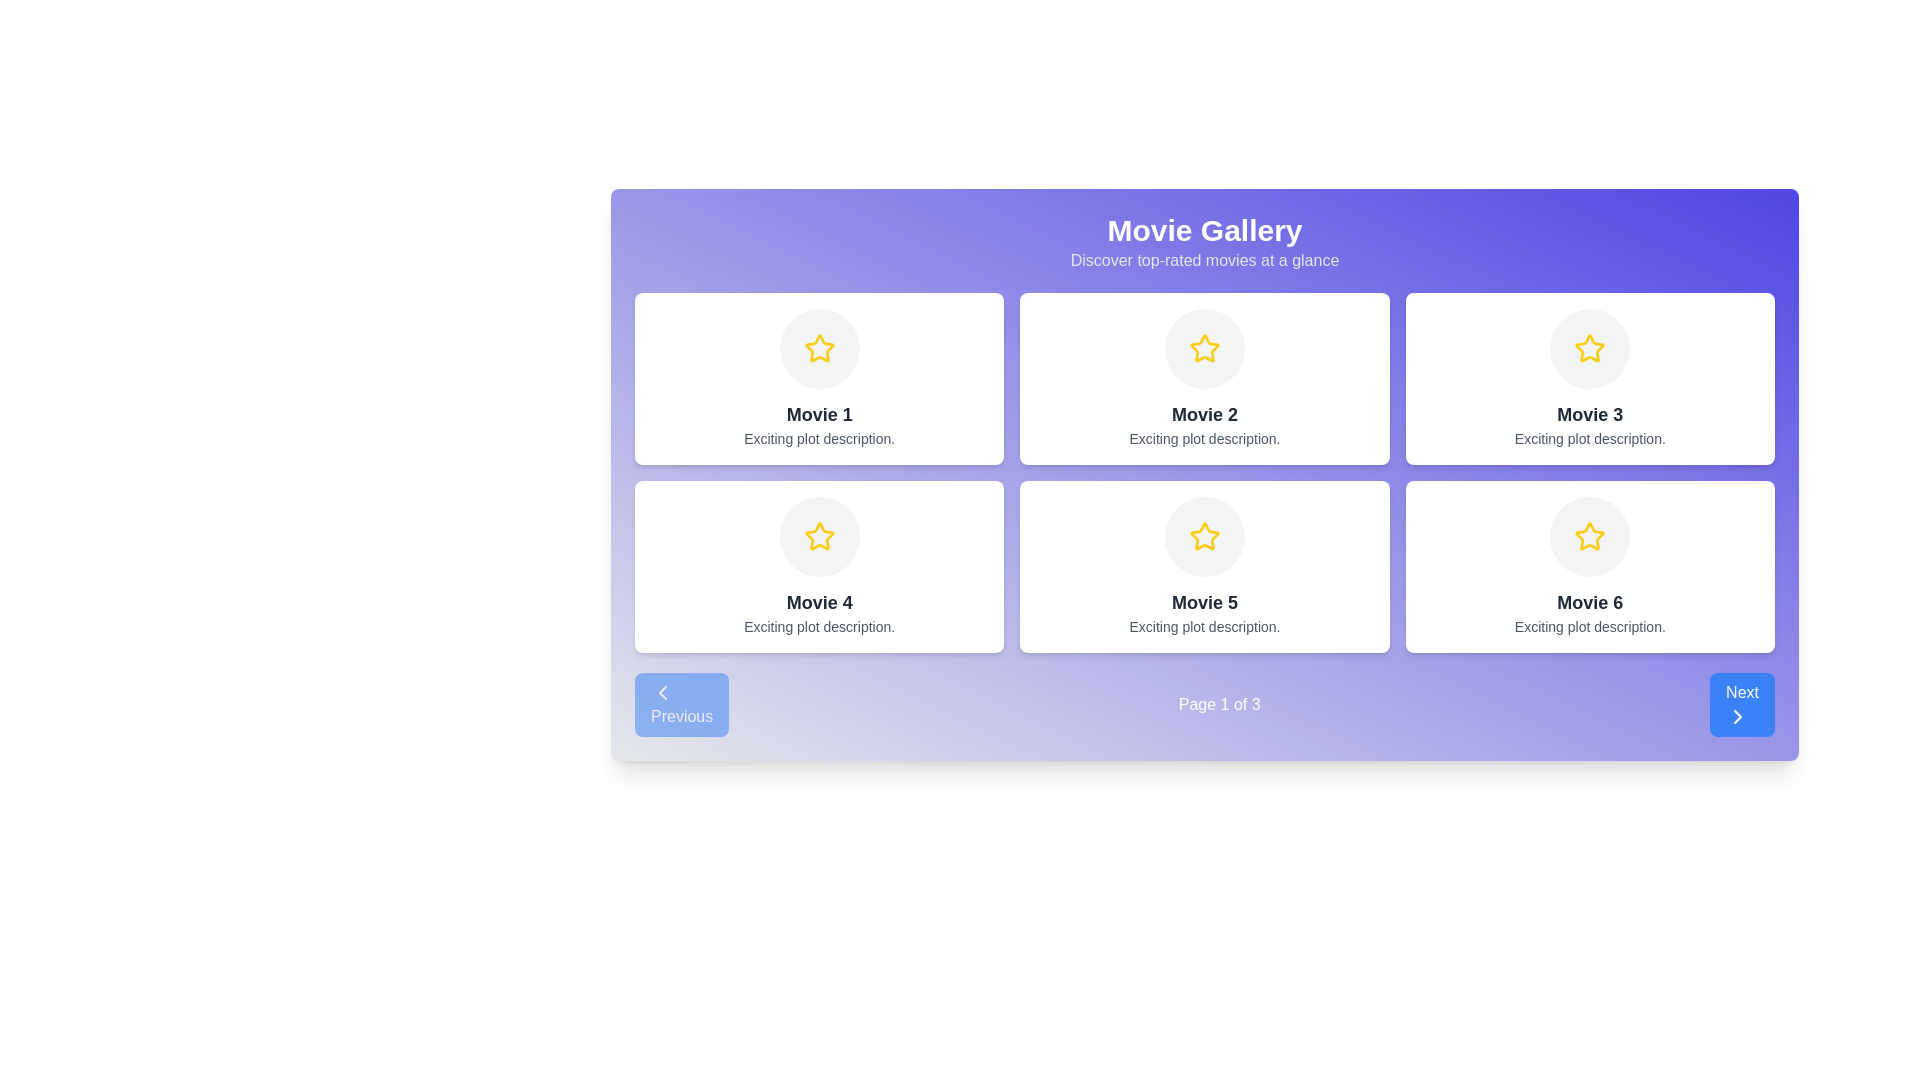  Describe the element at coordinates (819, 626) in the screenshot. I see `the informational text located directly below 'Movie 4' in the card for 'Movie 4' in the bottom-left section of the grid layout` at that location.